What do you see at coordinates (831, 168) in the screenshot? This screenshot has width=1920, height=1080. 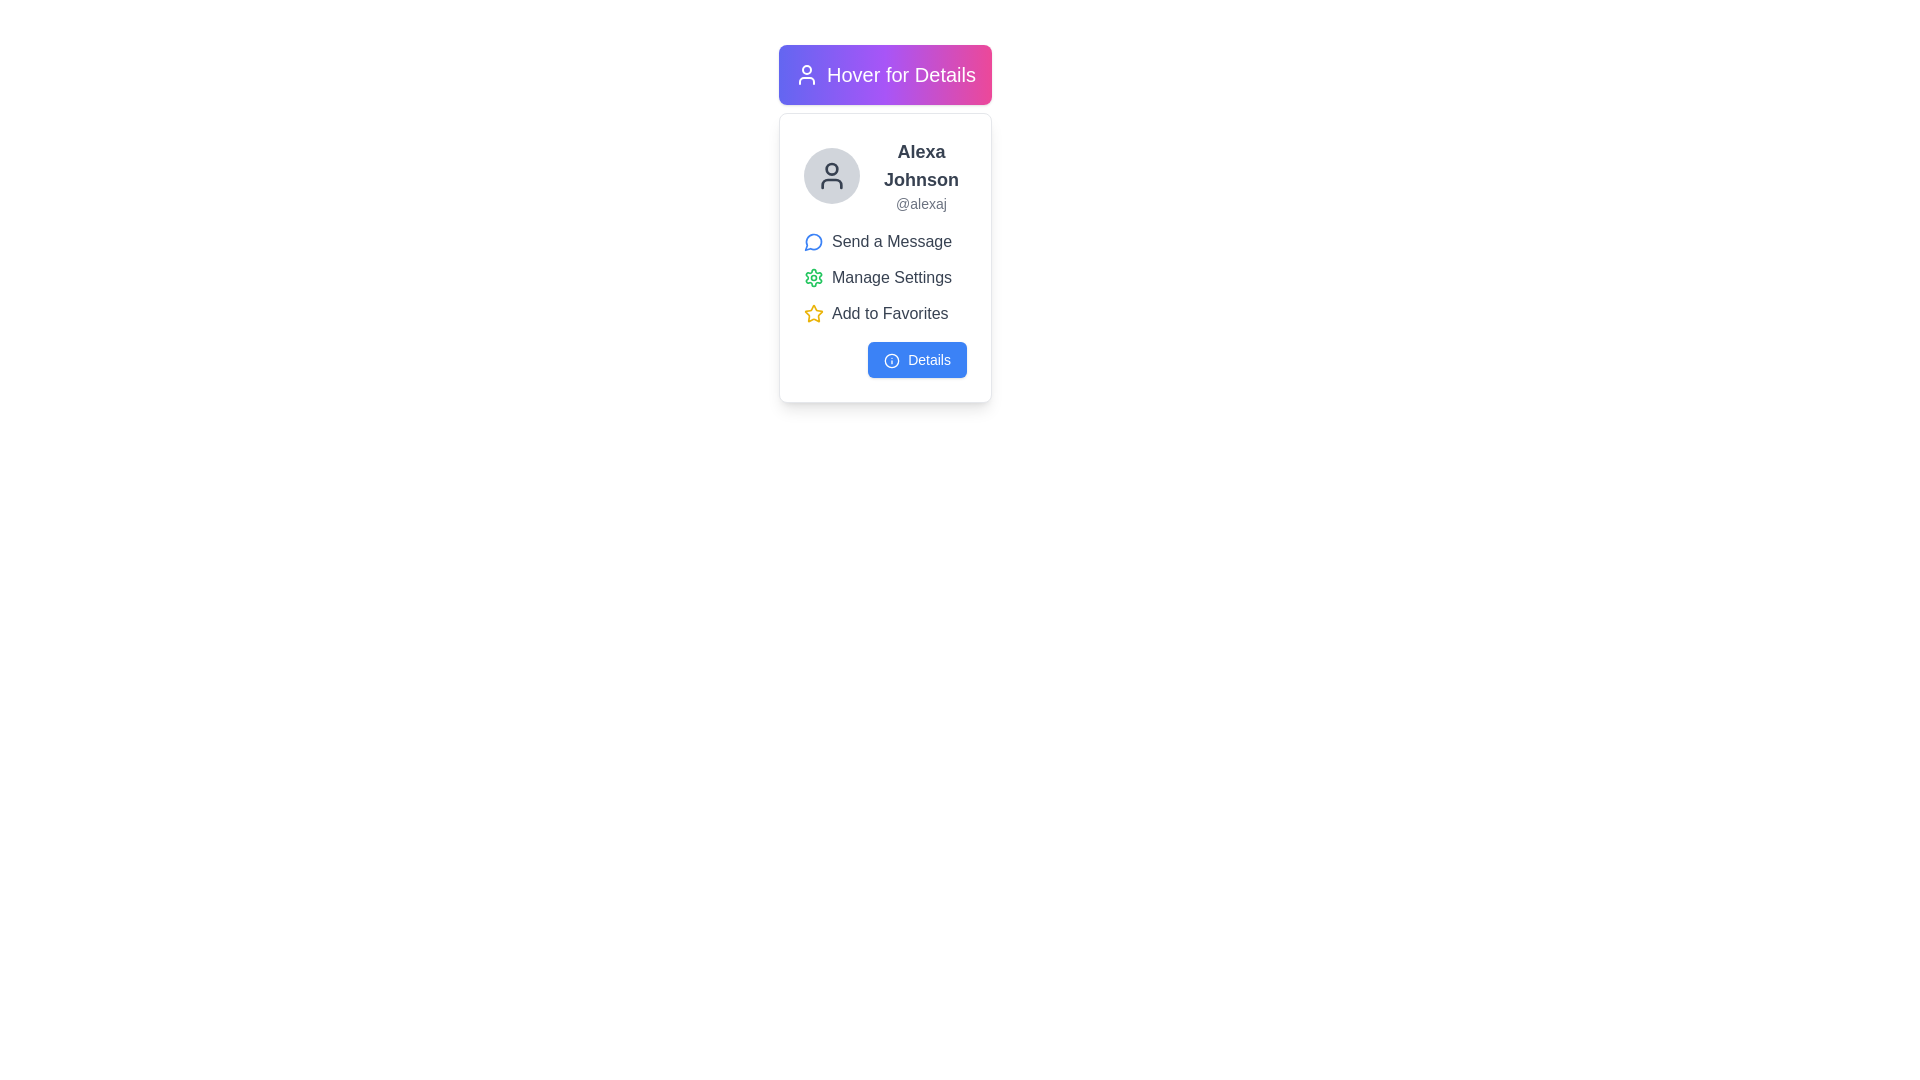 I see `the SVG circle element representing the user's head in the profile card, located near the top of the card` at bounding box center [831, 168].